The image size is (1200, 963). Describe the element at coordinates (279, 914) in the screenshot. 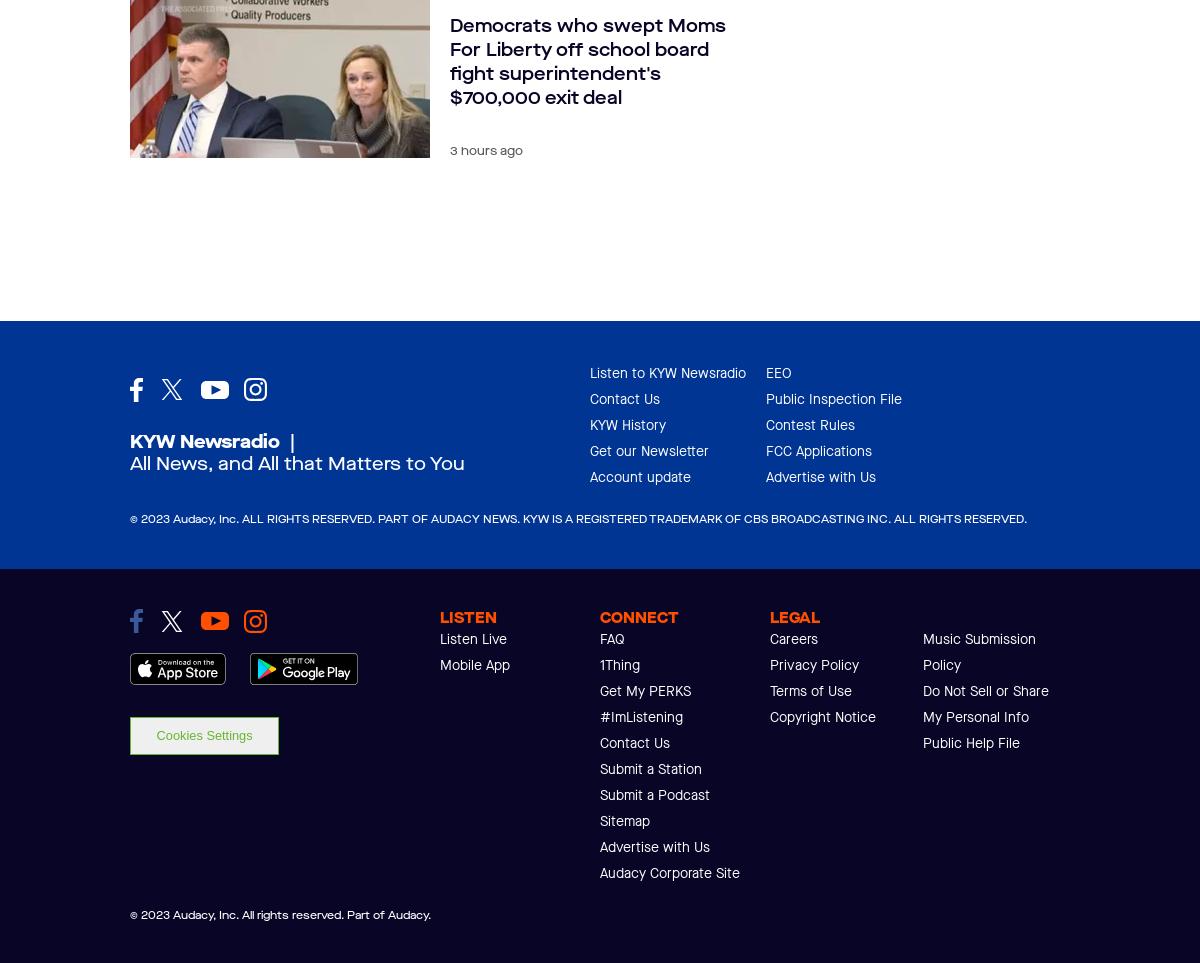

I see `'© 2023 Audacy, Inc. All rights reserved. Part of Audacy.'` at that location.